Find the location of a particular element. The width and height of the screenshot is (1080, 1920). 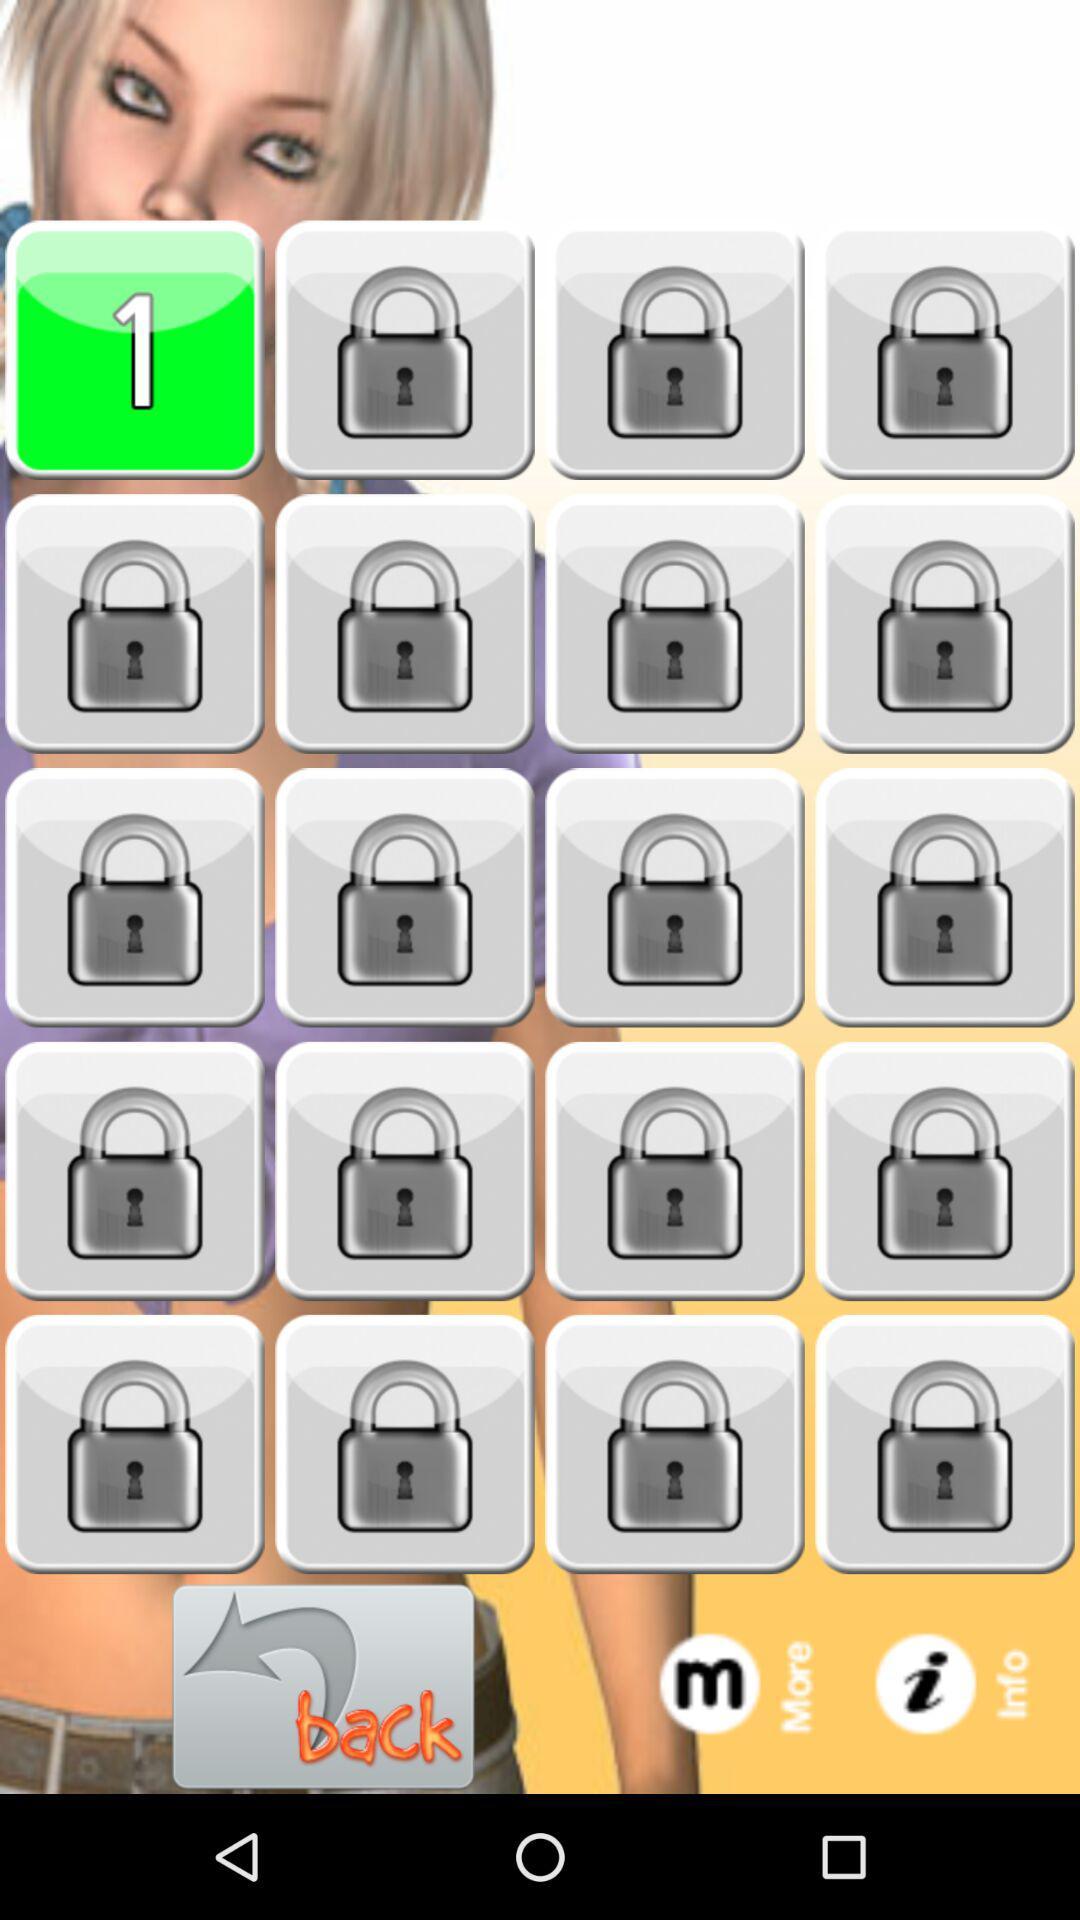

go back is located at coordinates (323, 1686).